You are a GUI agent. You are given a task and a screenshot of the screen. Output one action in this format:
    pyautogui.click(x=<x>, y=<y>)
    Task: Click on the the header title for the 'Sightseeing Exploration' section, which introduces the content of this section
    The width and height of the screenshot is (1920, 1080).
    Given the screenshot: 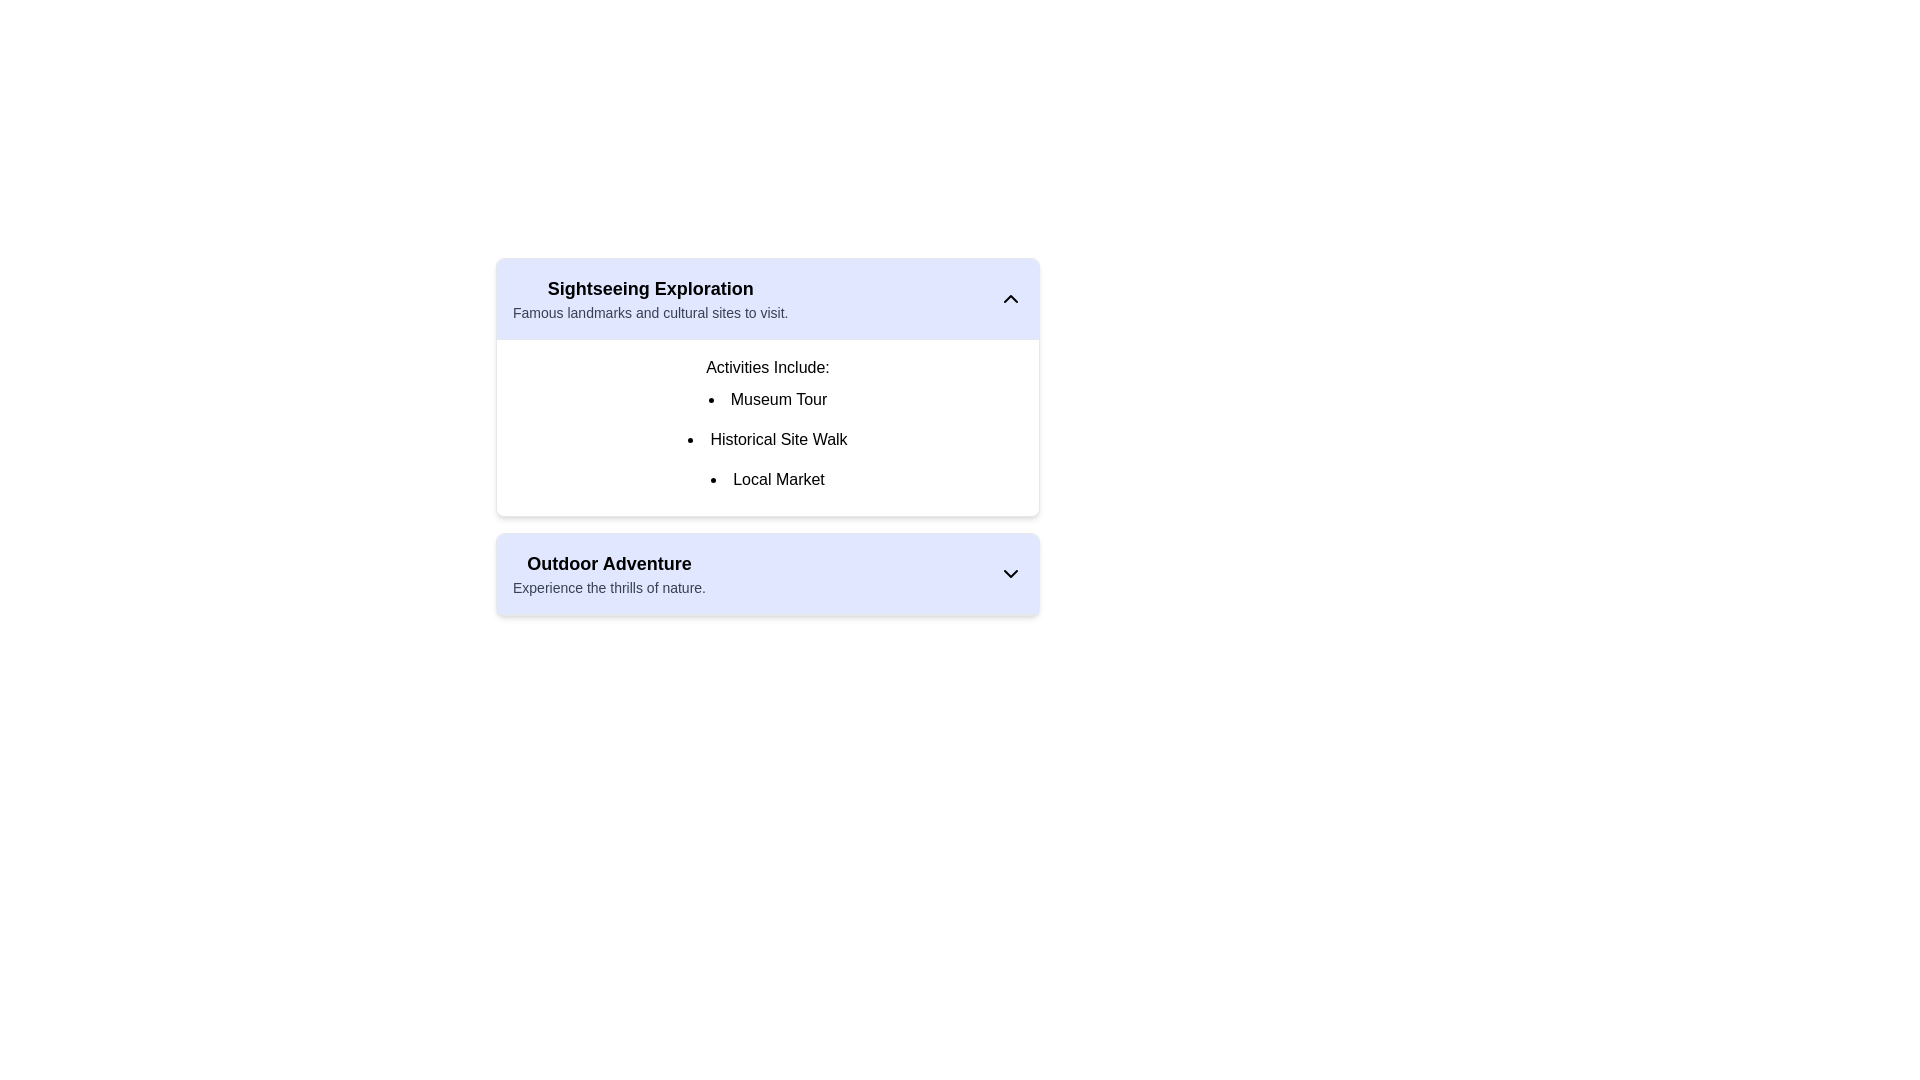 What is the action you would take?
    pyautogui.click(x=650, y=289)
    